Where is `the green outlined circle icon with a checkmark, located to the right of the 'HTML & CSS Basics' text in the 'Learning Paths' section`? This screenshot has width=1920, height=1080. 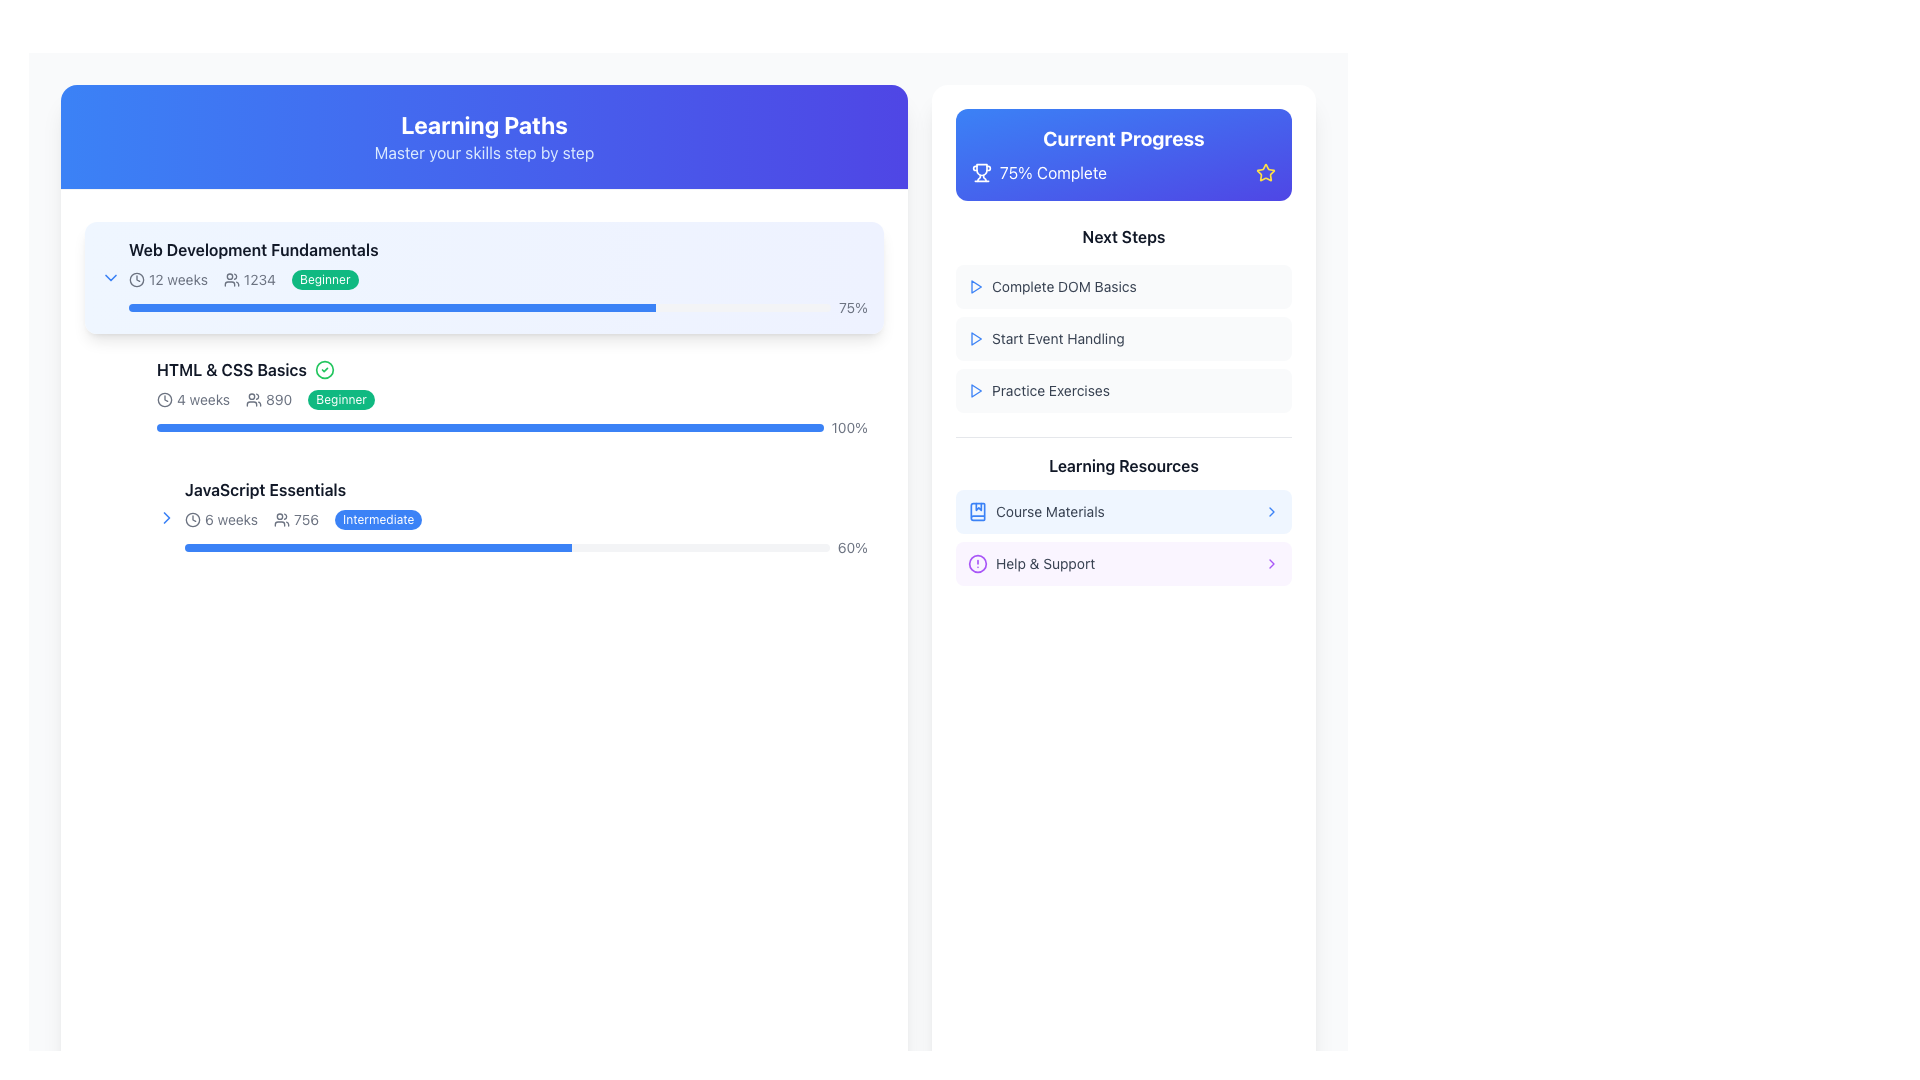 the green outlined circle icon with a checkmark, located to the right of the 'HTML & CSS Basics' text in the 'Learning Paths' section is located at coordinates (325, 370).